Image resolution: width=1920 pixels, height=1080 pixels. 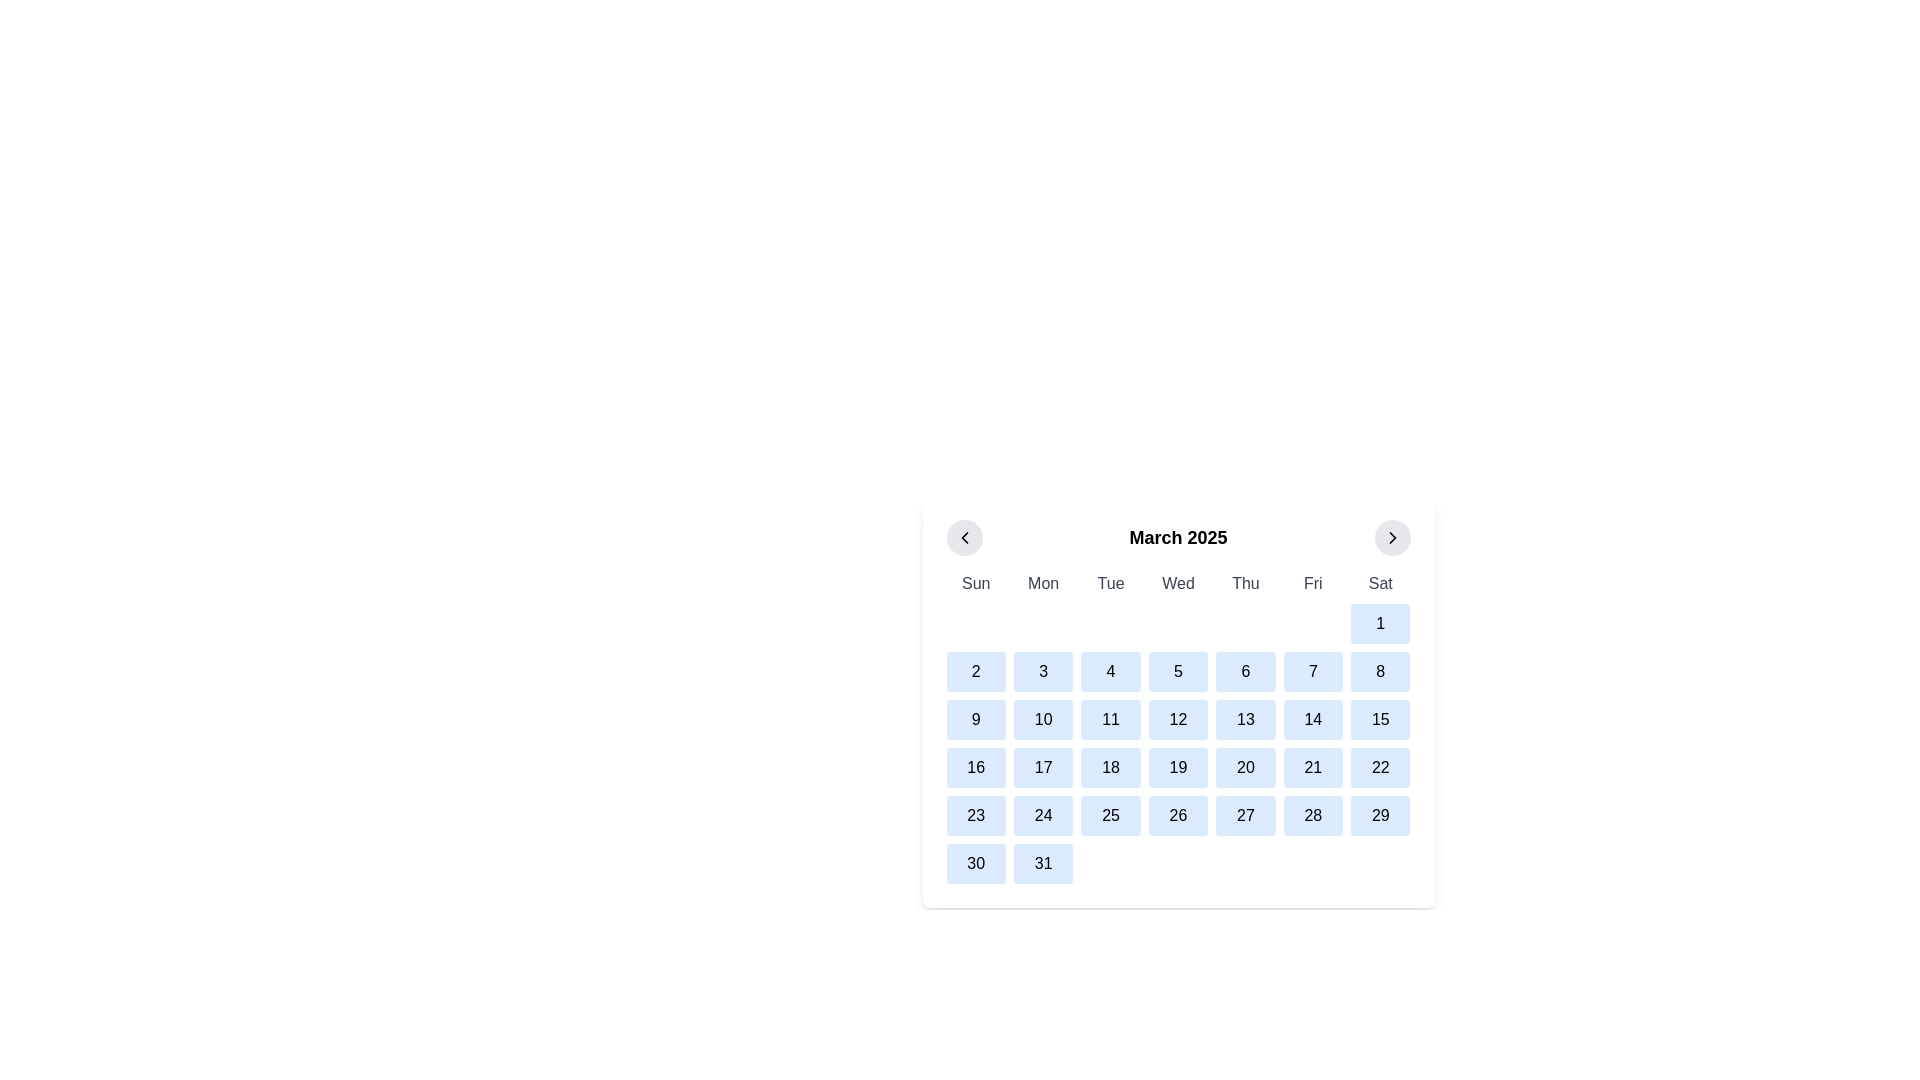 I want to click on the button representing the 18th day of March 2025 in the monthly calendar view, so click(x=1110, y=766).